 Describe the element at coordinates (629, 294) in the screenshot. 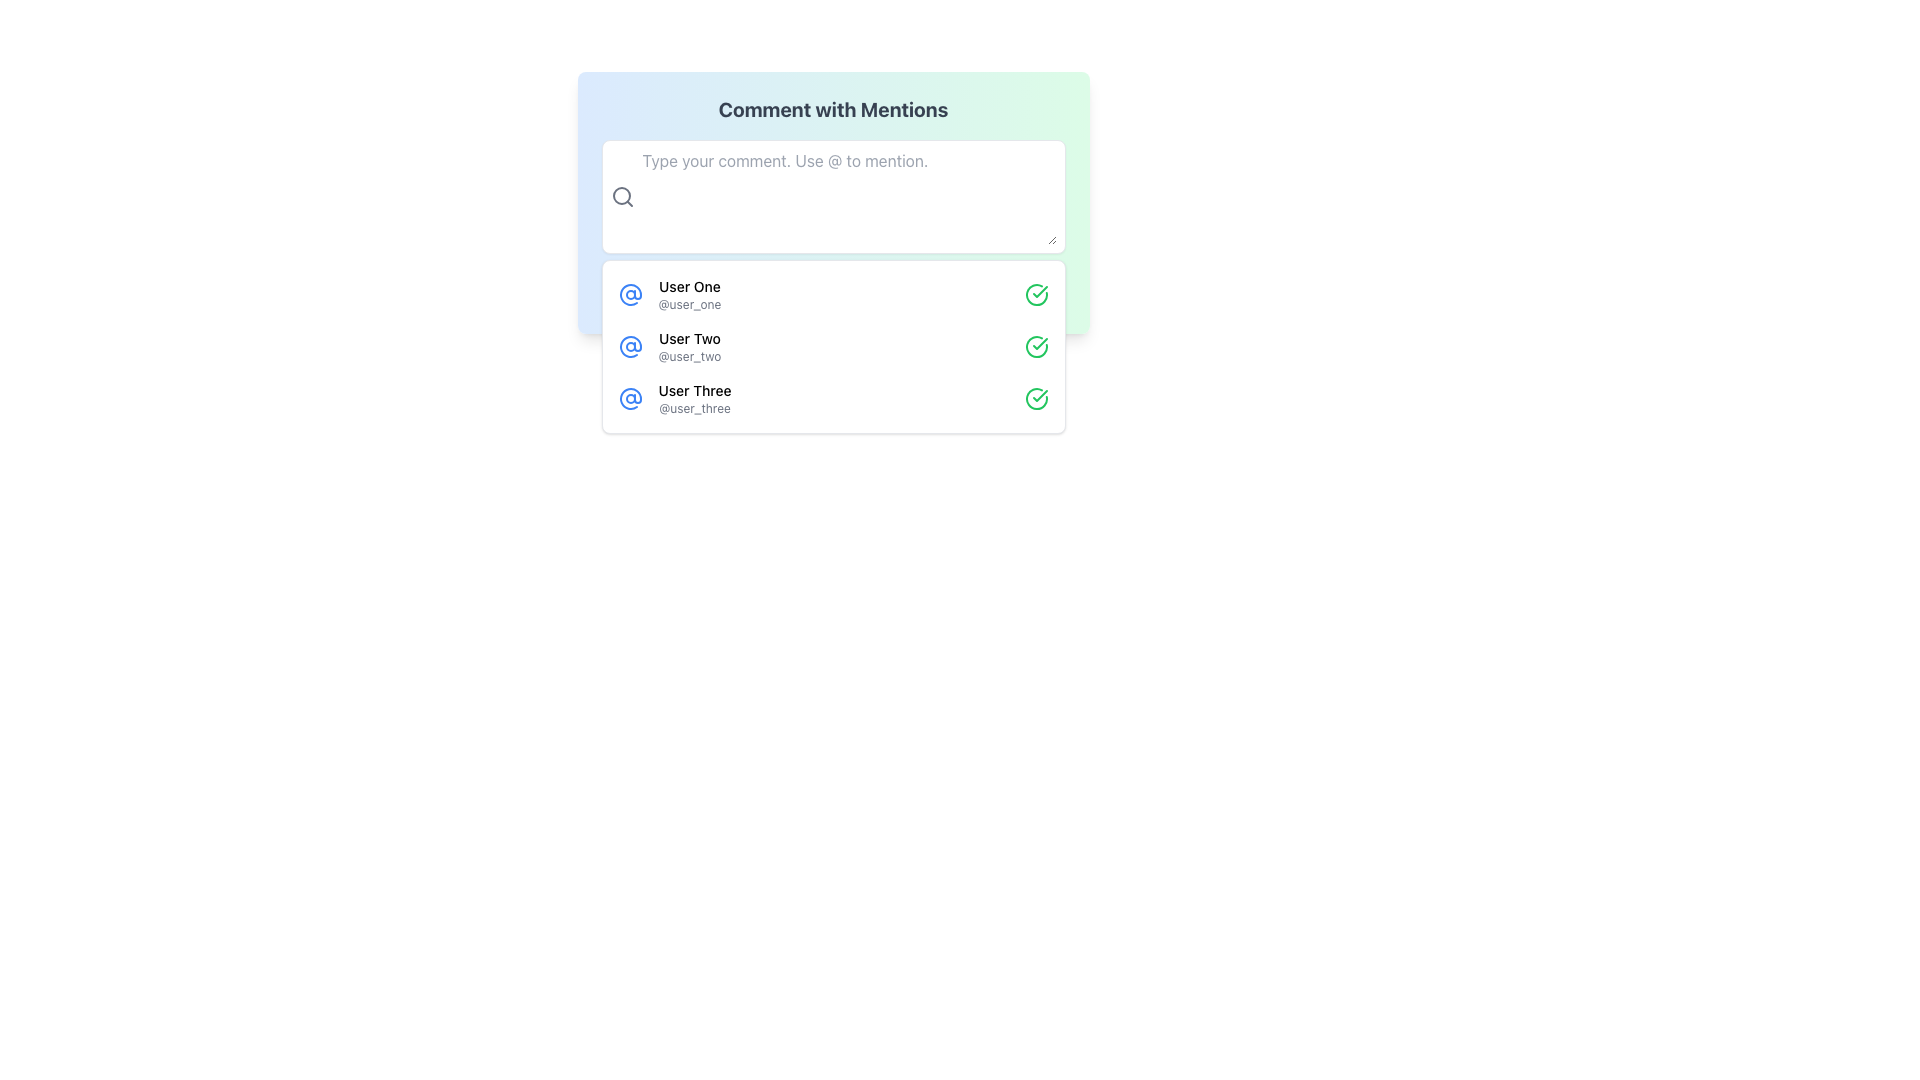

I see `the user indicator symbol icon in the dropdown list under the 'Comment with Mentions' input area, which is represented by a rounded shape in a blue palette and is located between the icons for 'User One' and 'User Three'` at that location.